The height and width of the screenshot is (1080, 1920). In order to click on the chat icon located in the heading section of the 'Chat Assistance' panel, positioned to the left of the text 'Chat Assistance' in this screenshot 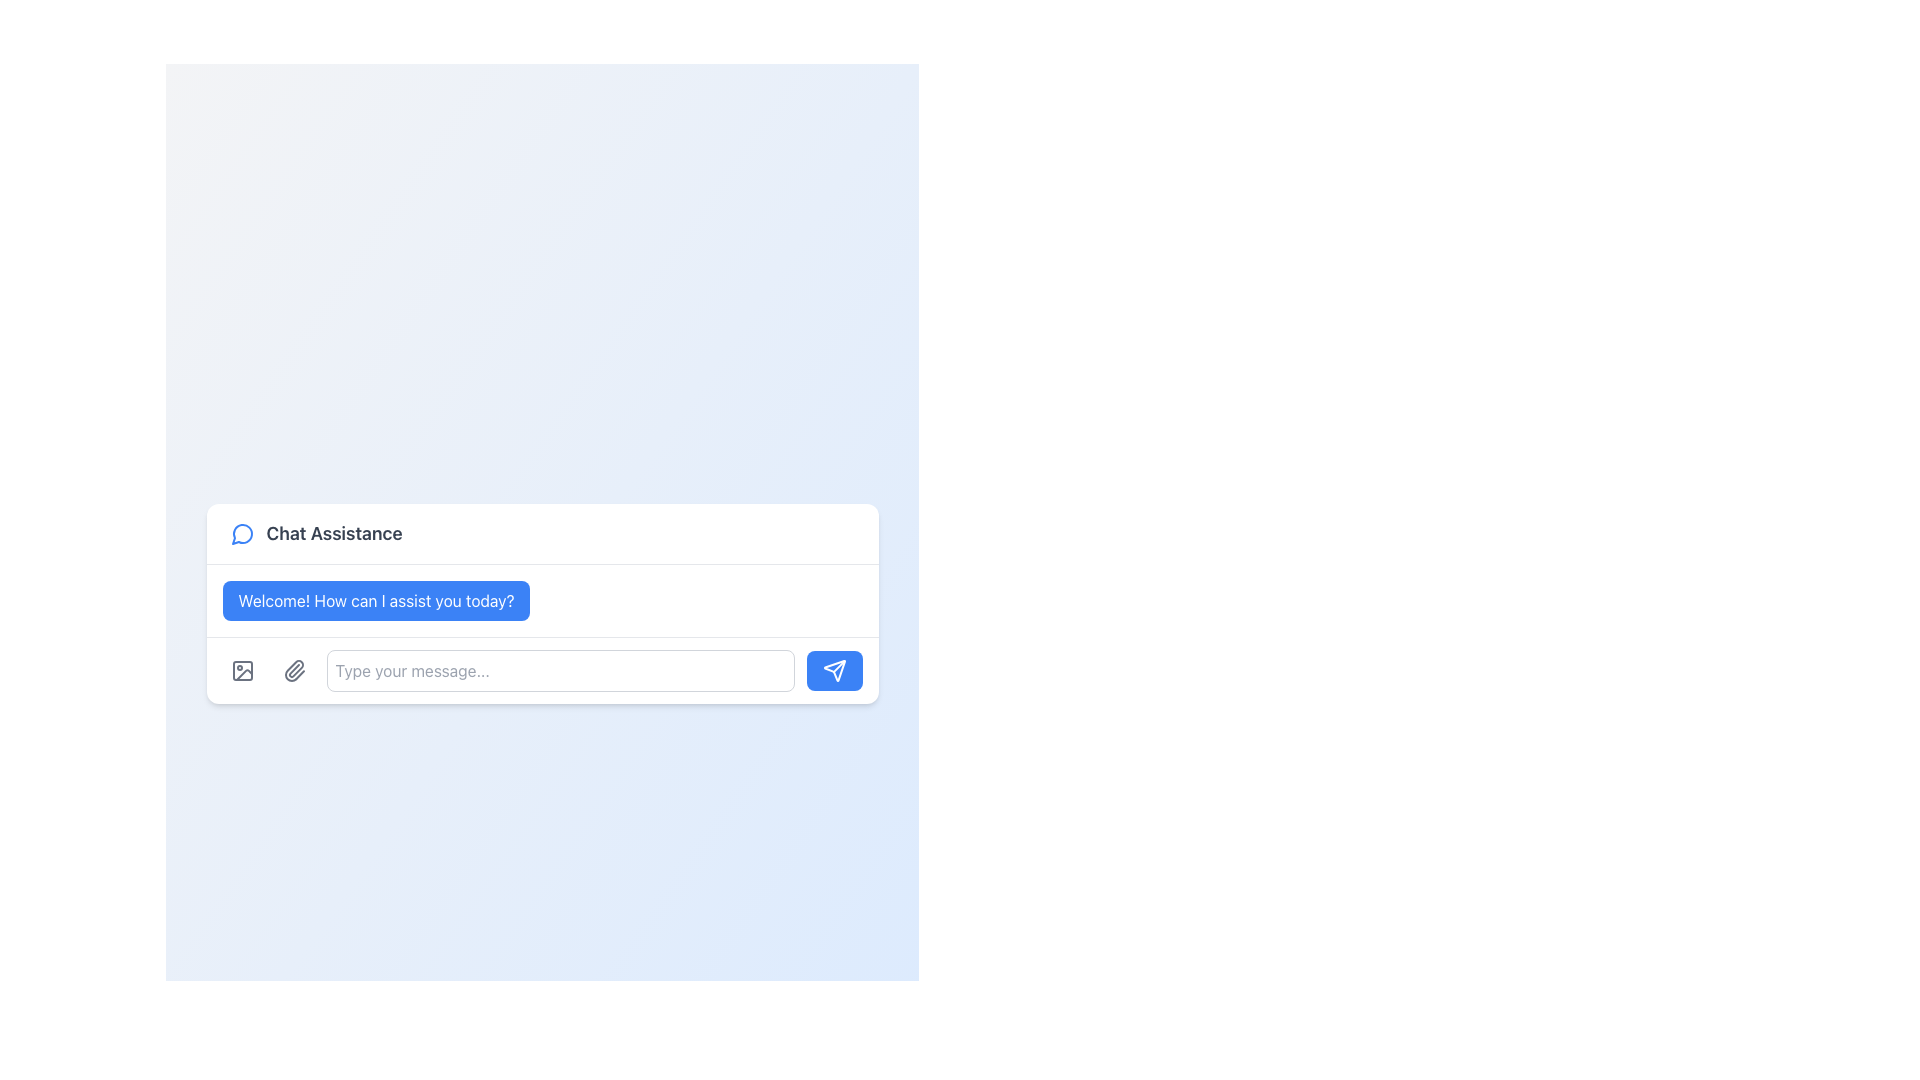, I will do `click(241, 532)`.